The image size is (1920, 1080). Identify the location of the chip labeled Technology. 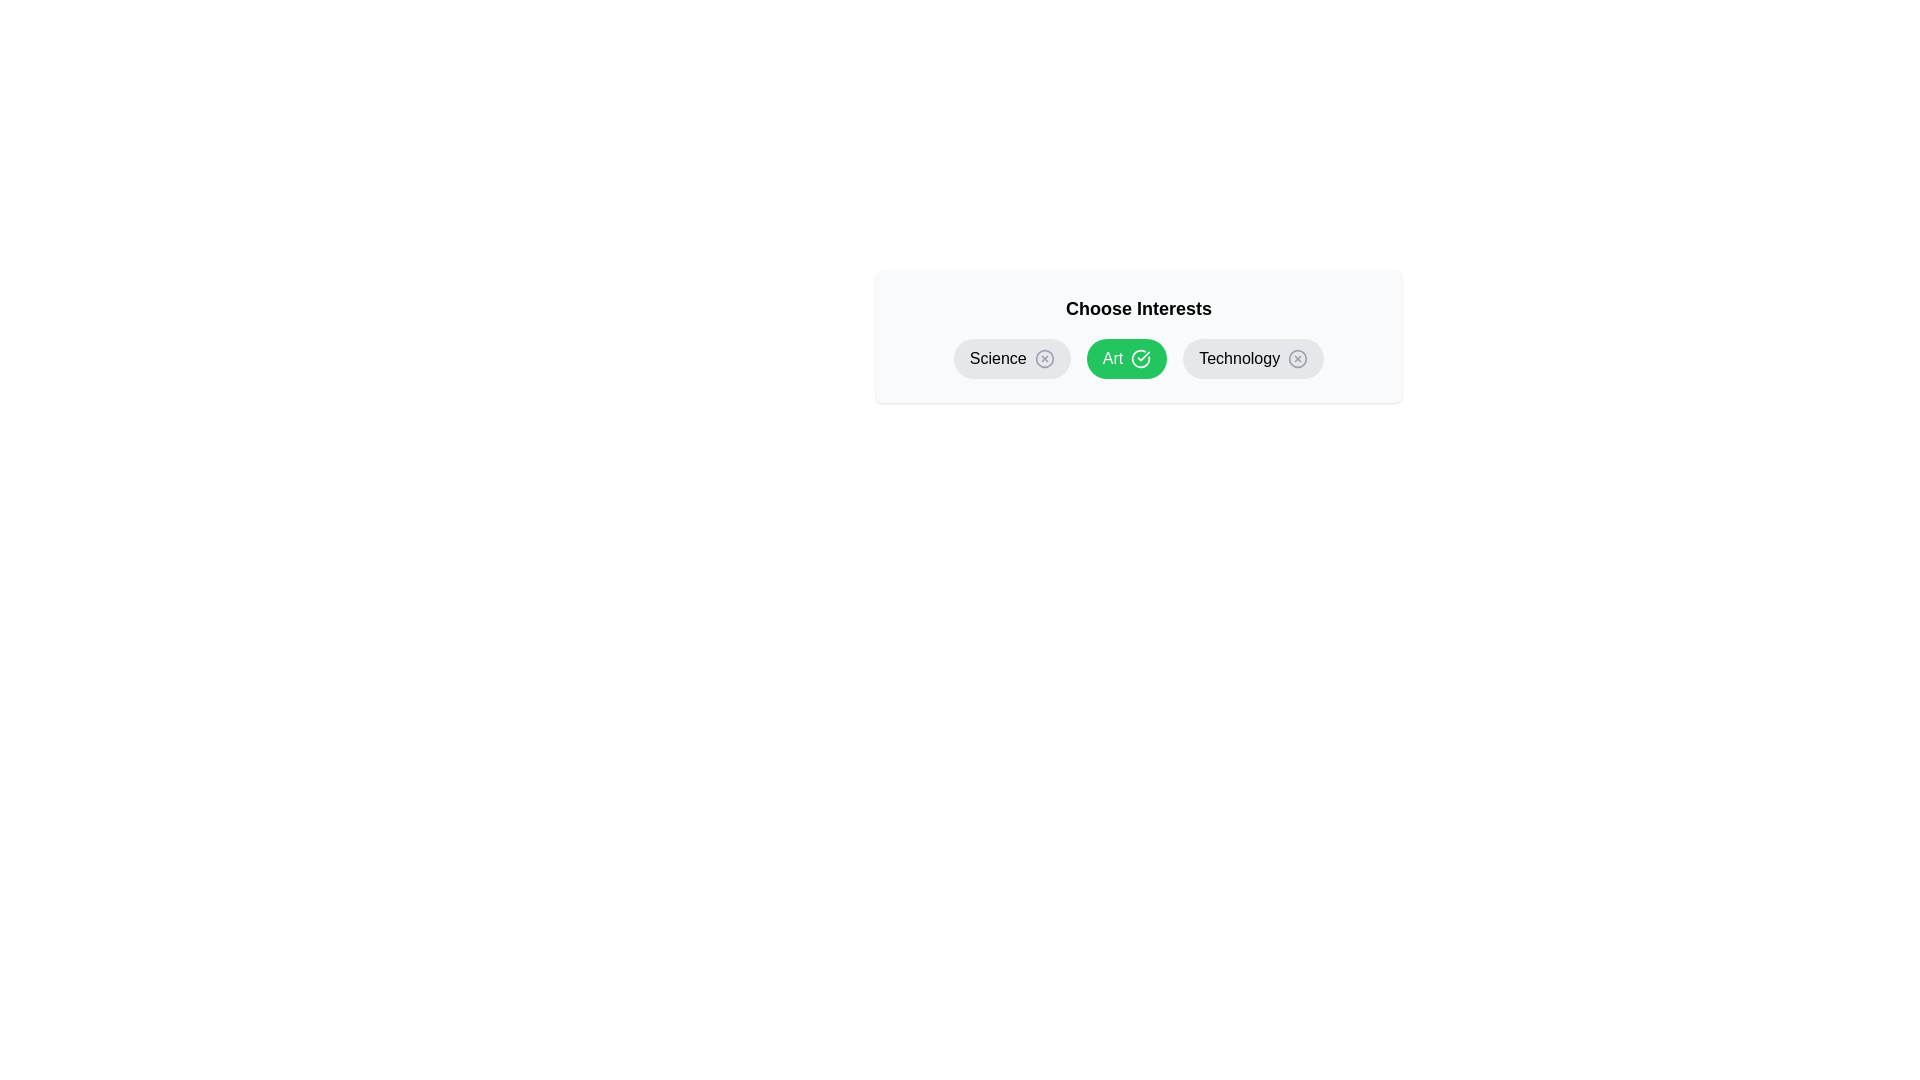
(1252, 357).